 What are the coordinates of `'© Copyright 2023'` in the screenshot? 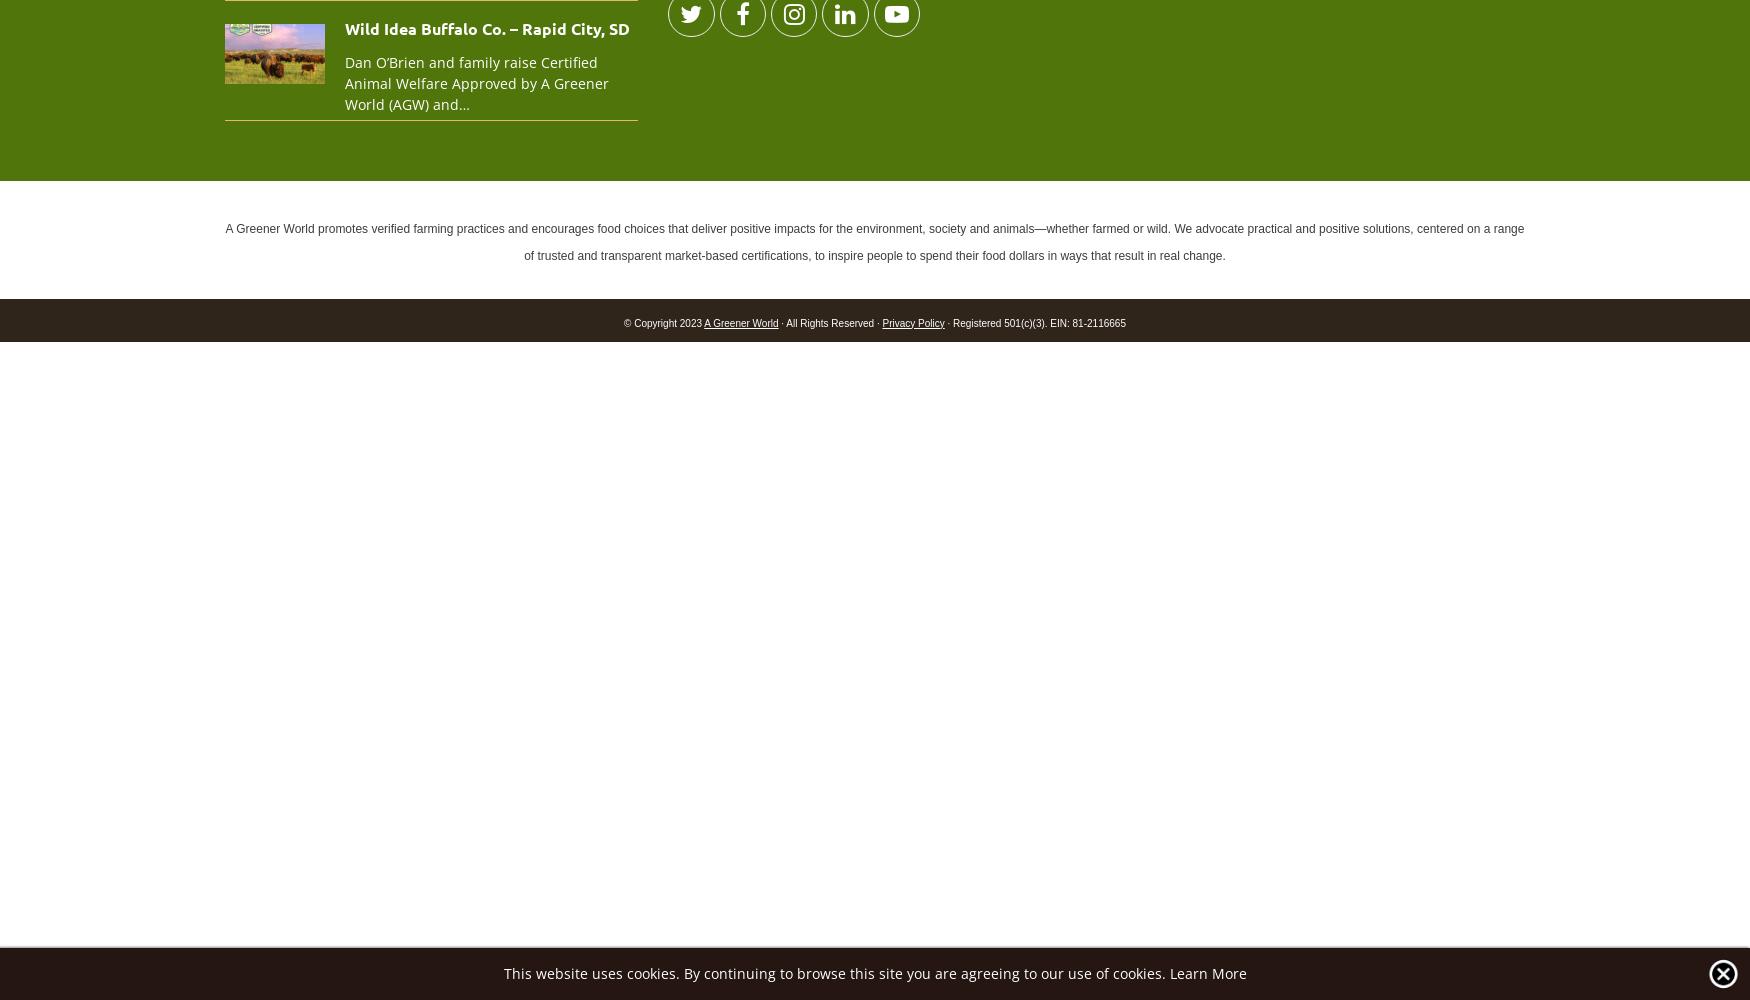 It's located at (662, 321).